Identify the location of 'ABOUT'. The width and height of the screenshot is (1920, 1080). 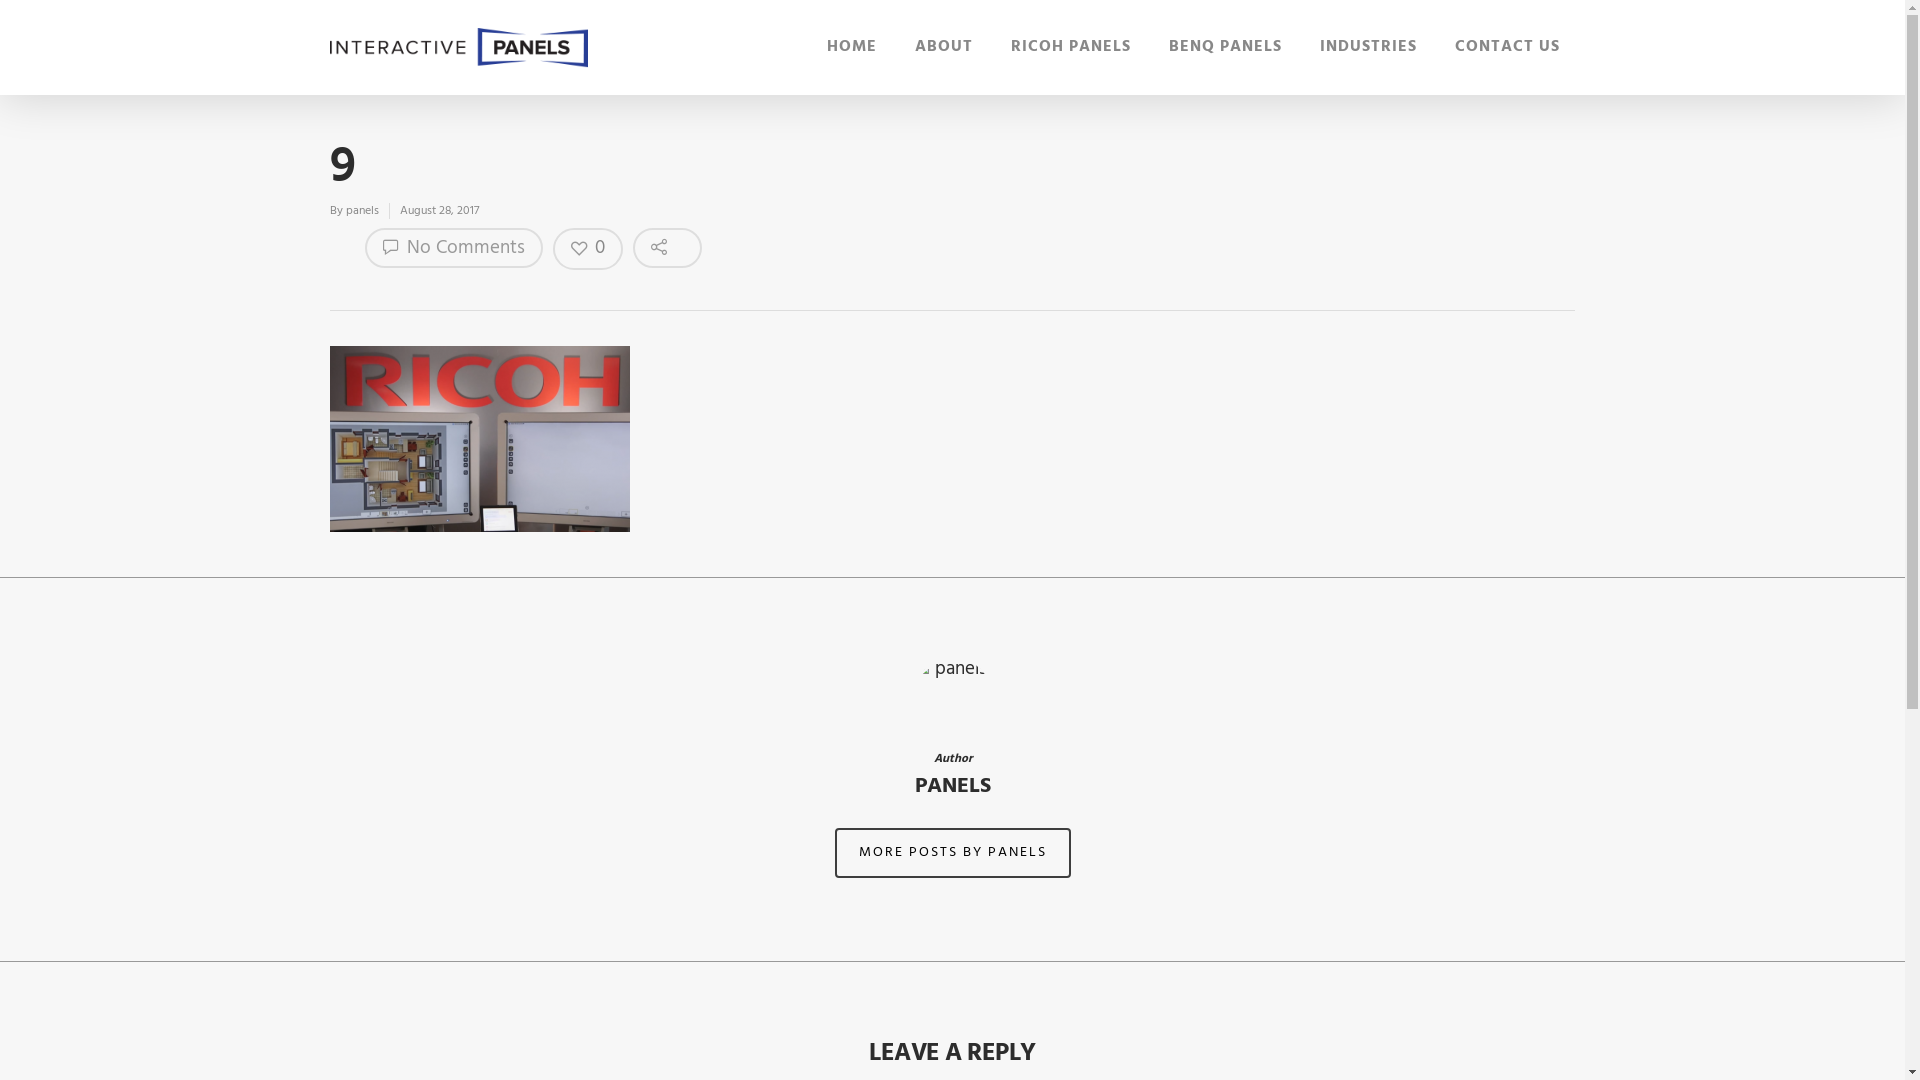
(943, 50).